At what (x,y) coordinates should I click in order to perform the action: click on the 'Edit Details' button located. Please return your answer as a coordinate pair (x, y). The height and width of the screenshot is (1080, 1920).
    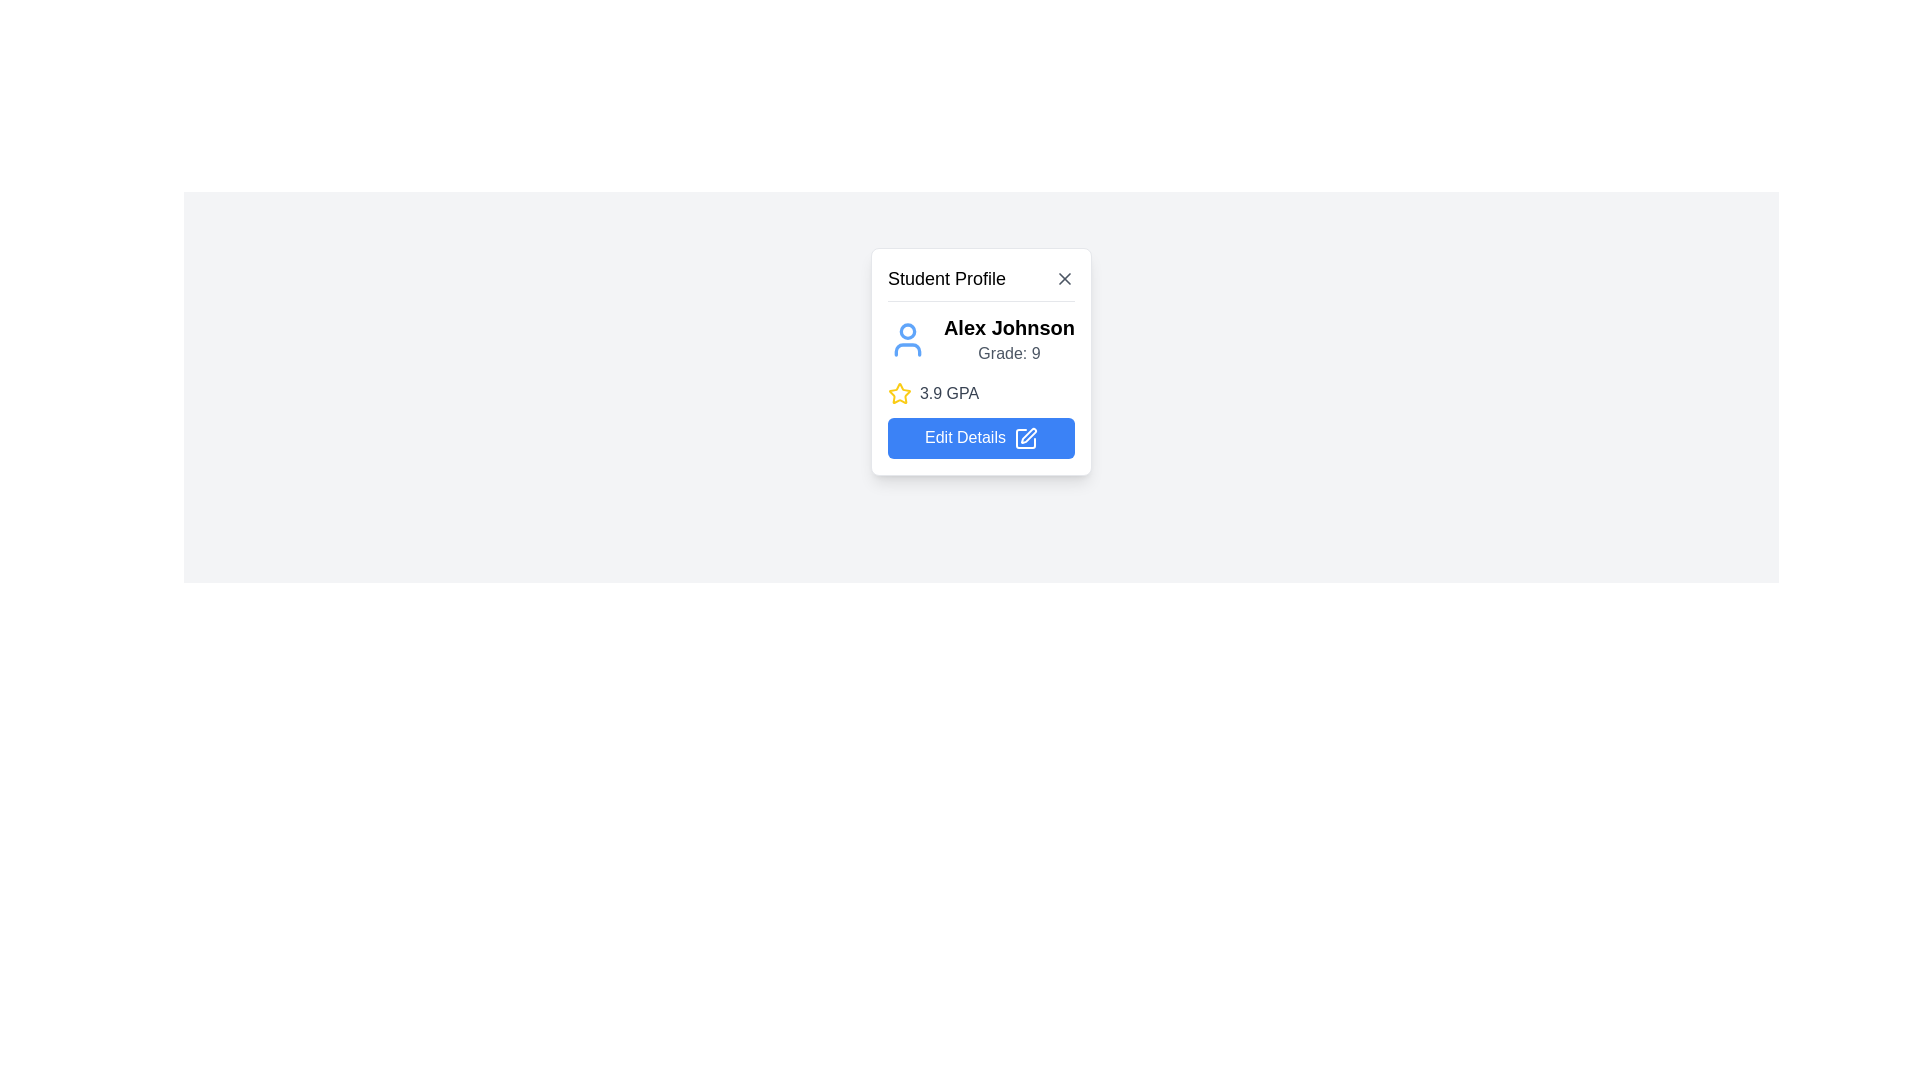
    Looking at the image, I should click on (981, 419).